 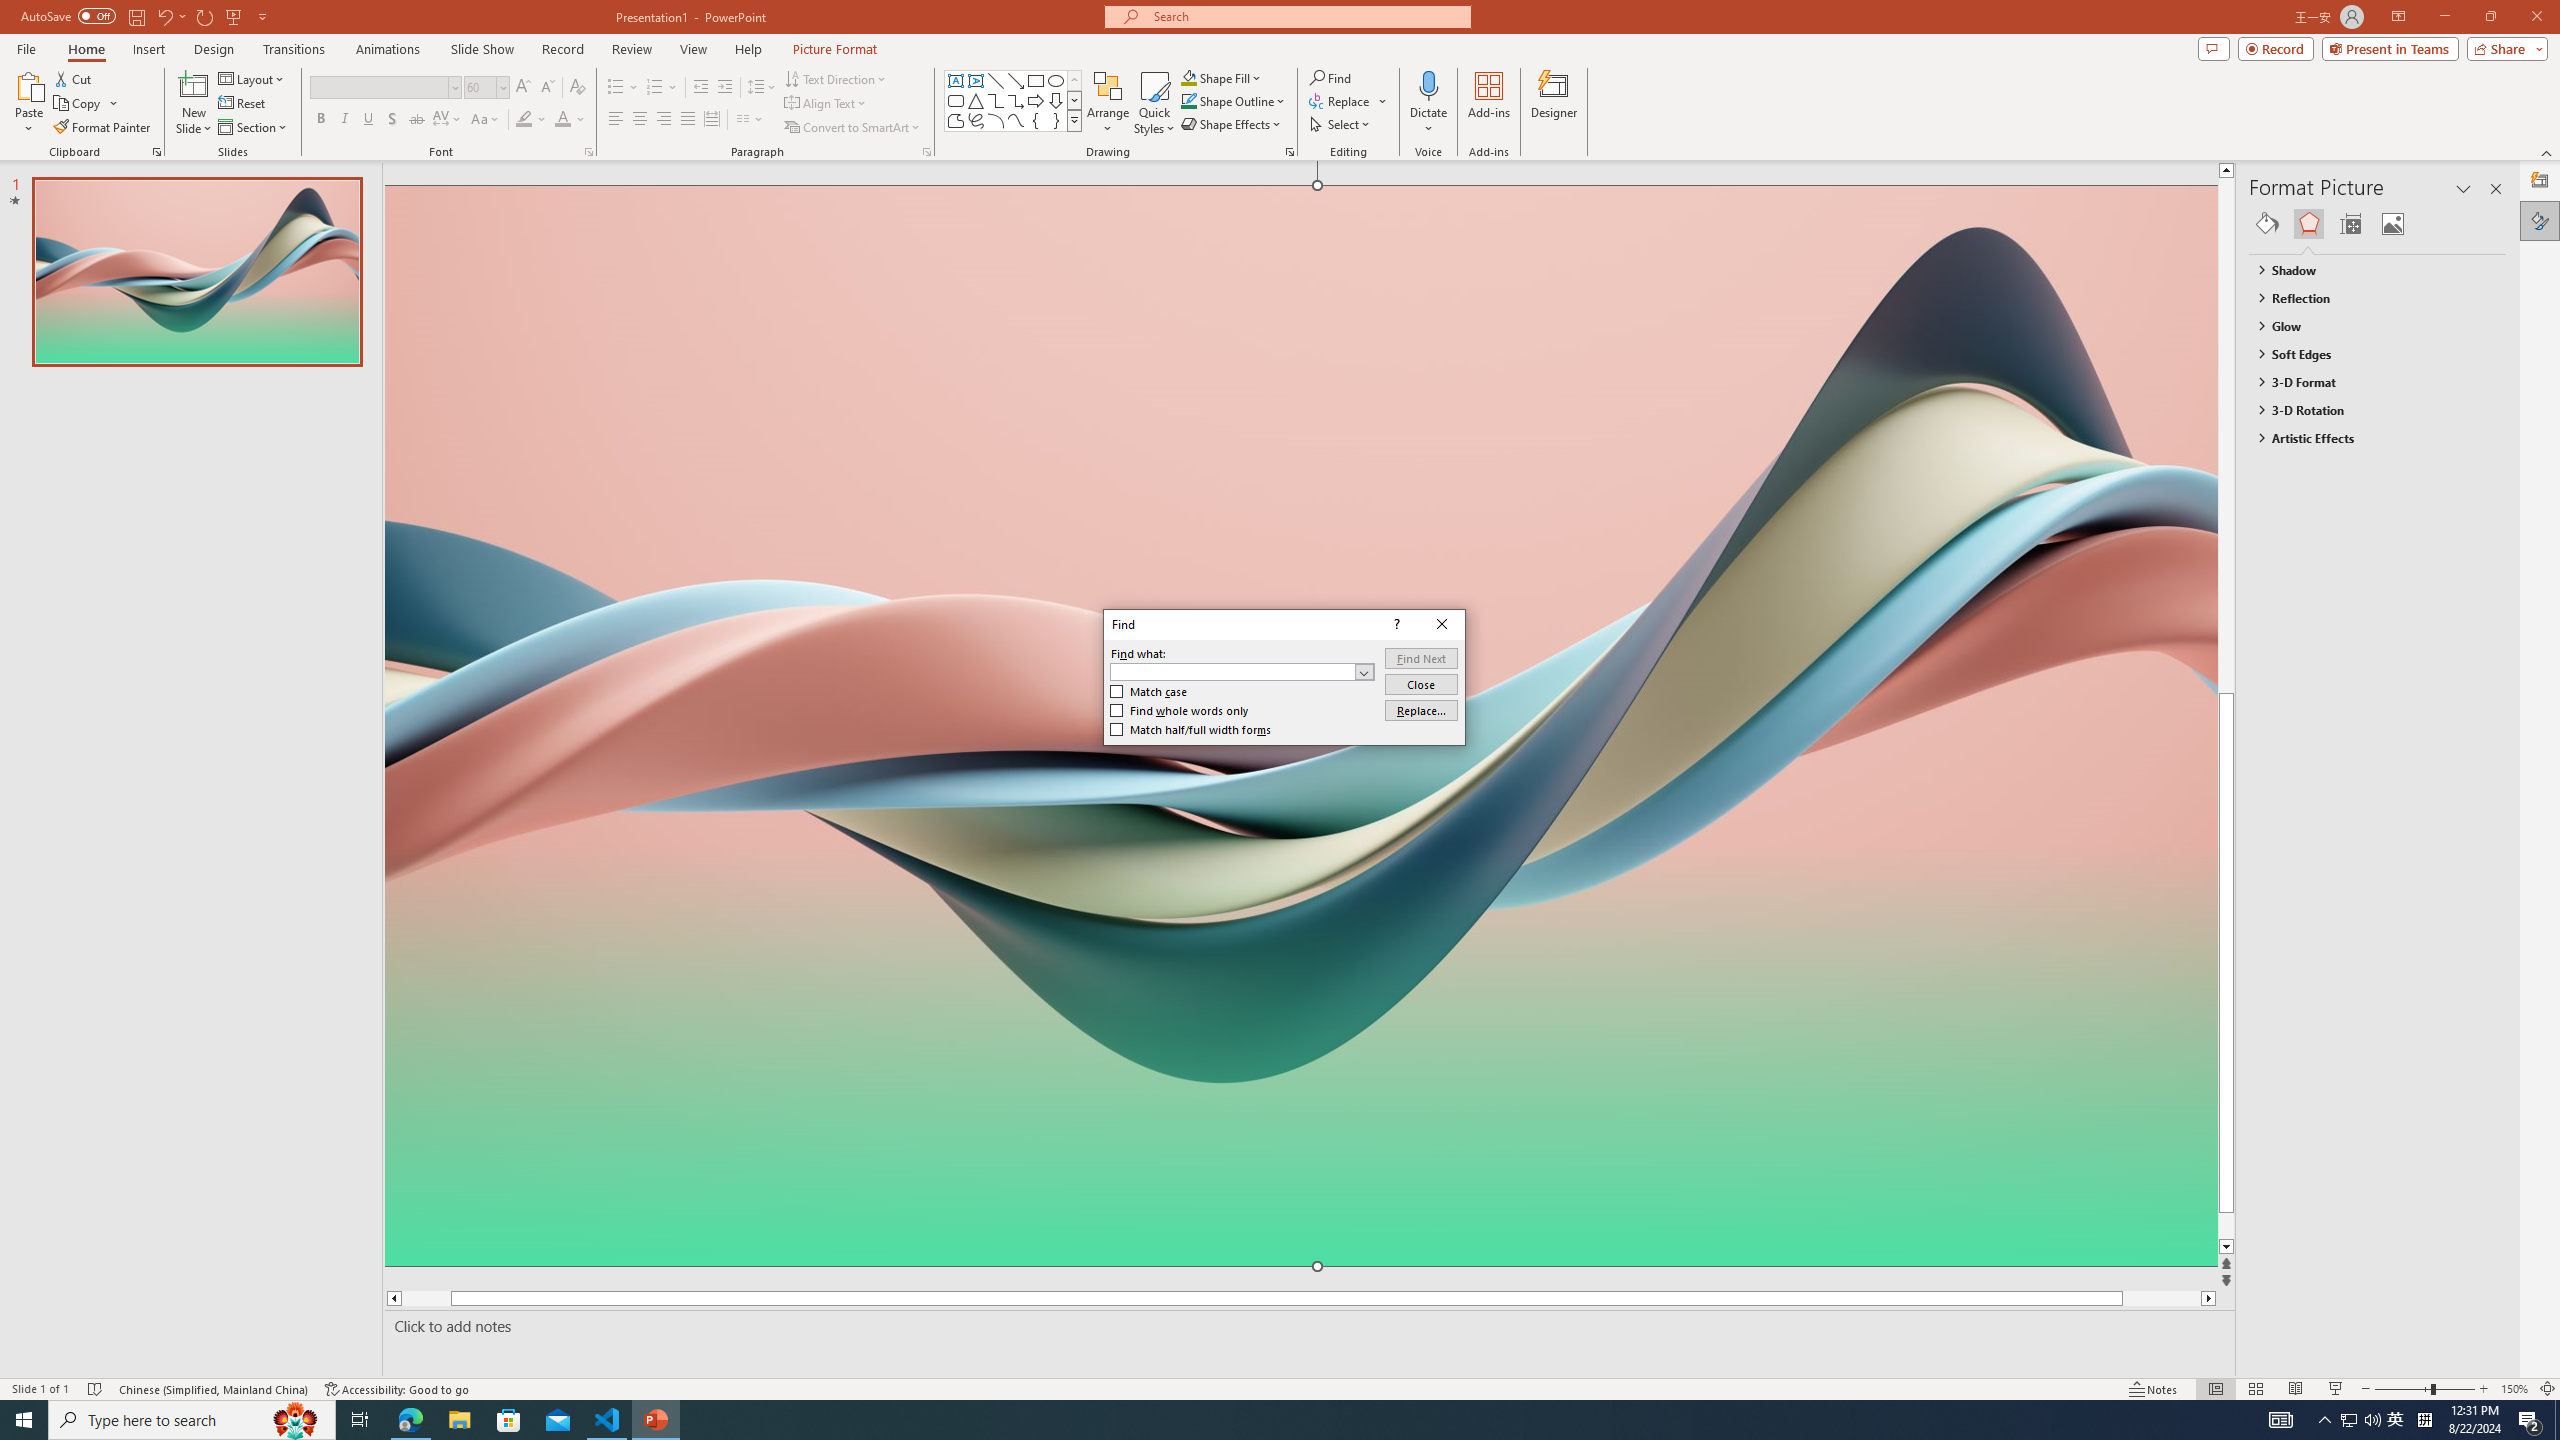 What do you see at coordinates (615, 118) in the screenshot?
I see `'Align Left'` at bounding box center [615, 118].